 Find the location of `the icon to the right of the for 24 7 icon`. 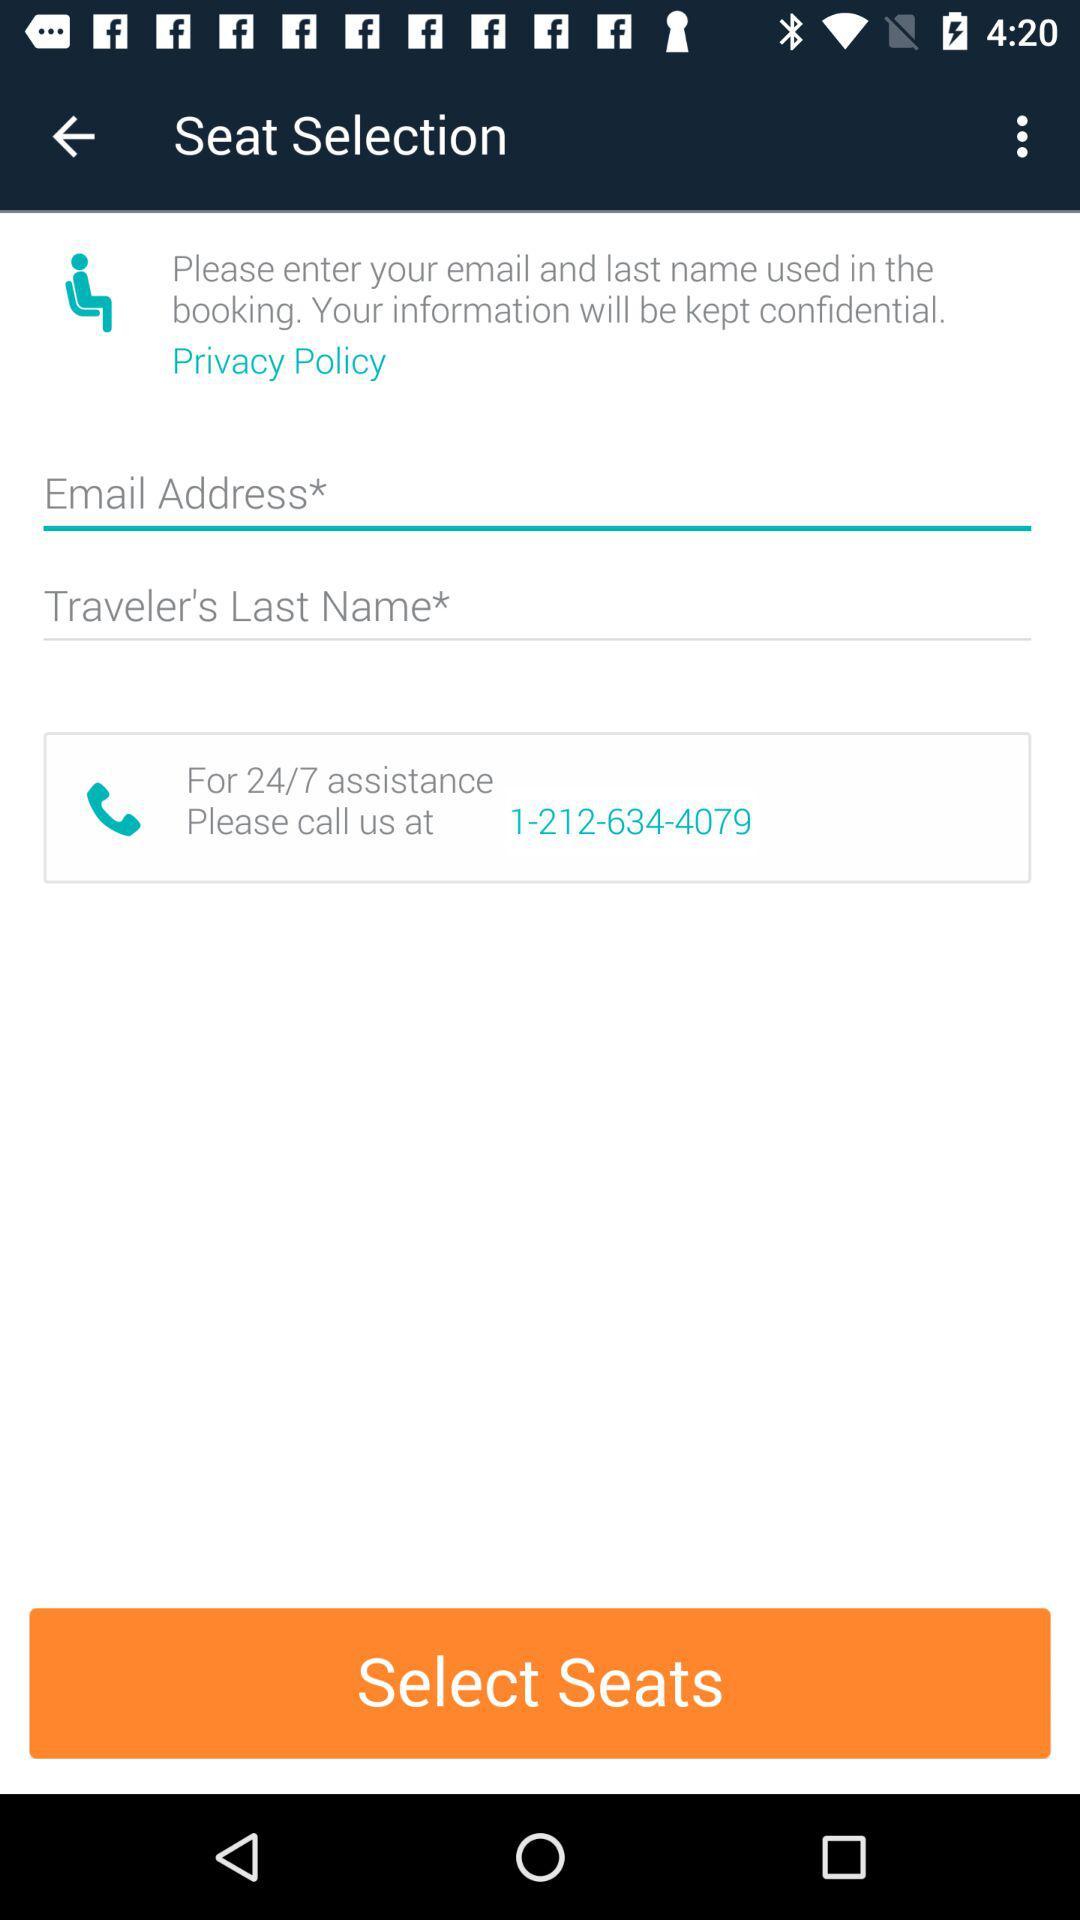

the icon to the right of the for 24 7 icon is located at coordinates (630, 821).